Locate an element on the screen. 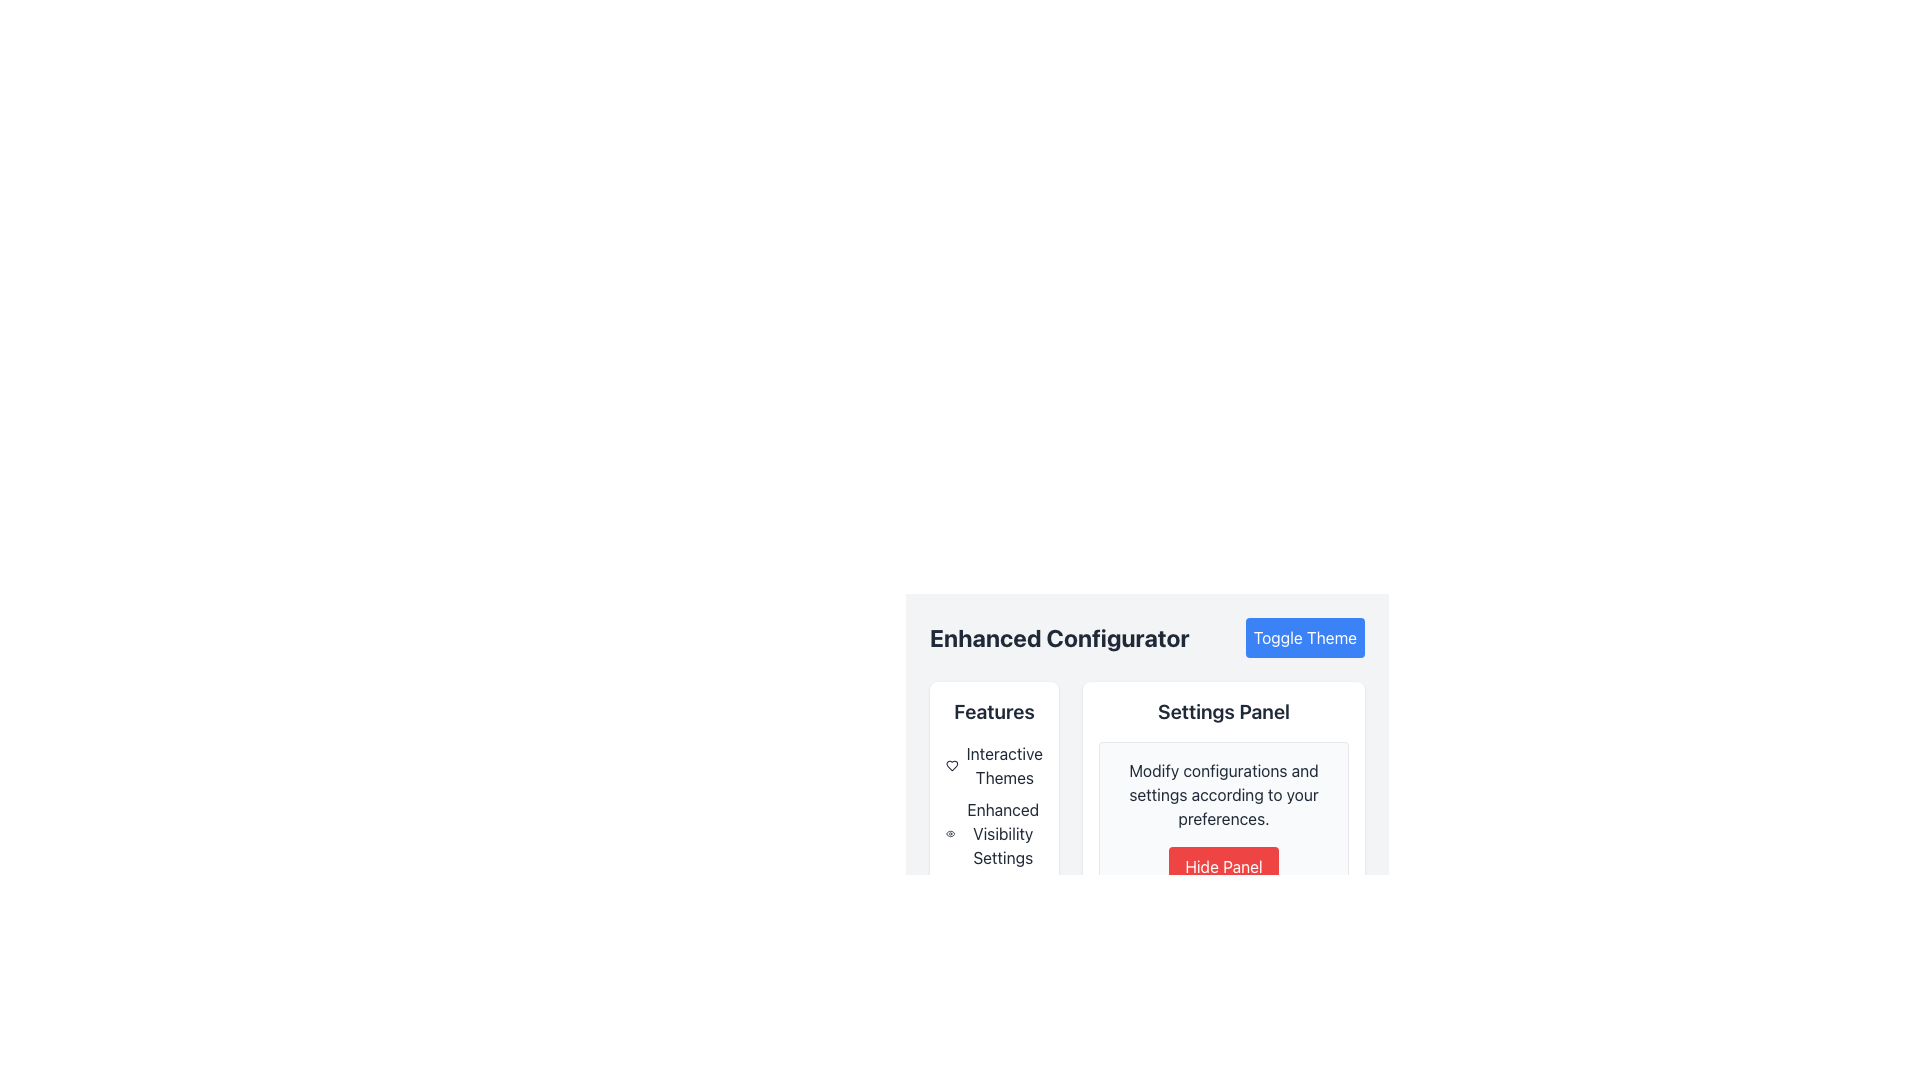  the large, bold, dark-colored text block displaying 'Enhanced Configurator', which is styled prominently and located at the top-center of the visible area, slightly towards the top-left quadrant is located at coordinates (1058, 637).